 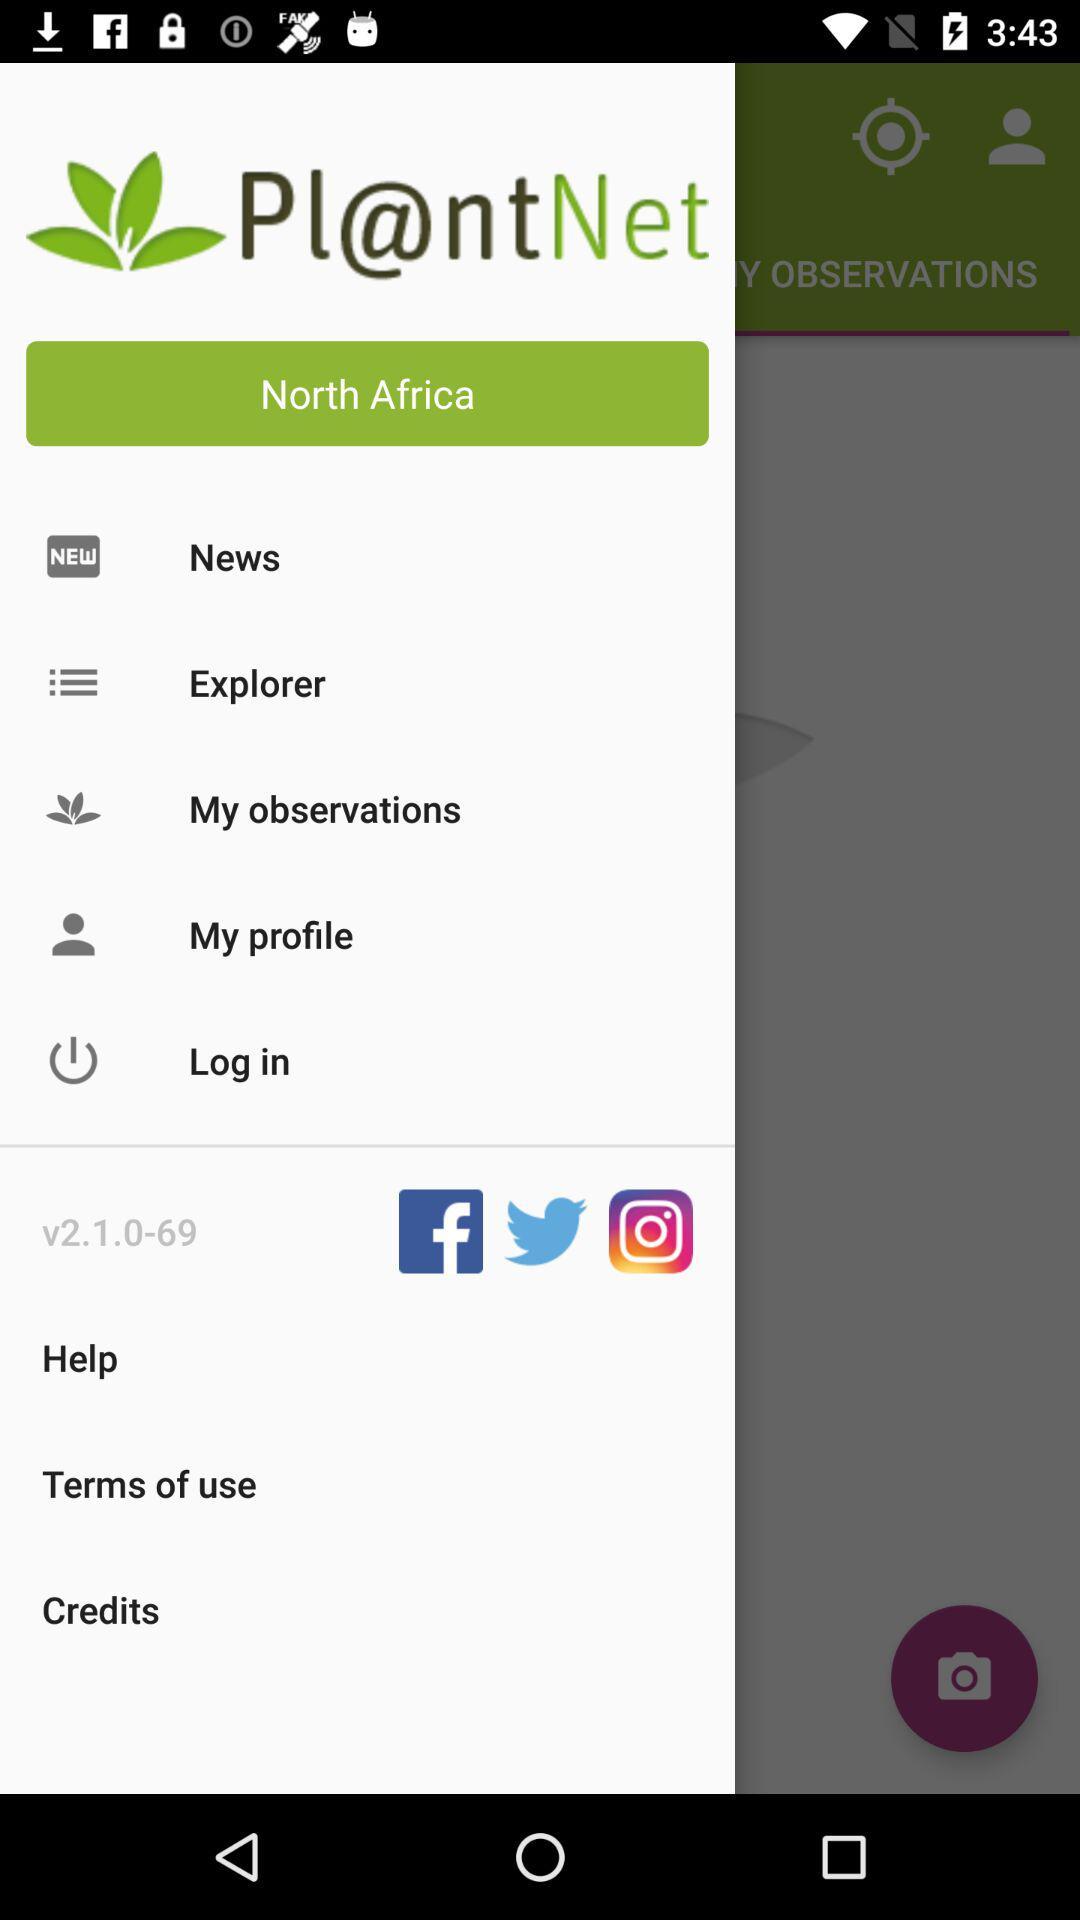 I want to click on the camera icon, so click(x=963, y=1678).